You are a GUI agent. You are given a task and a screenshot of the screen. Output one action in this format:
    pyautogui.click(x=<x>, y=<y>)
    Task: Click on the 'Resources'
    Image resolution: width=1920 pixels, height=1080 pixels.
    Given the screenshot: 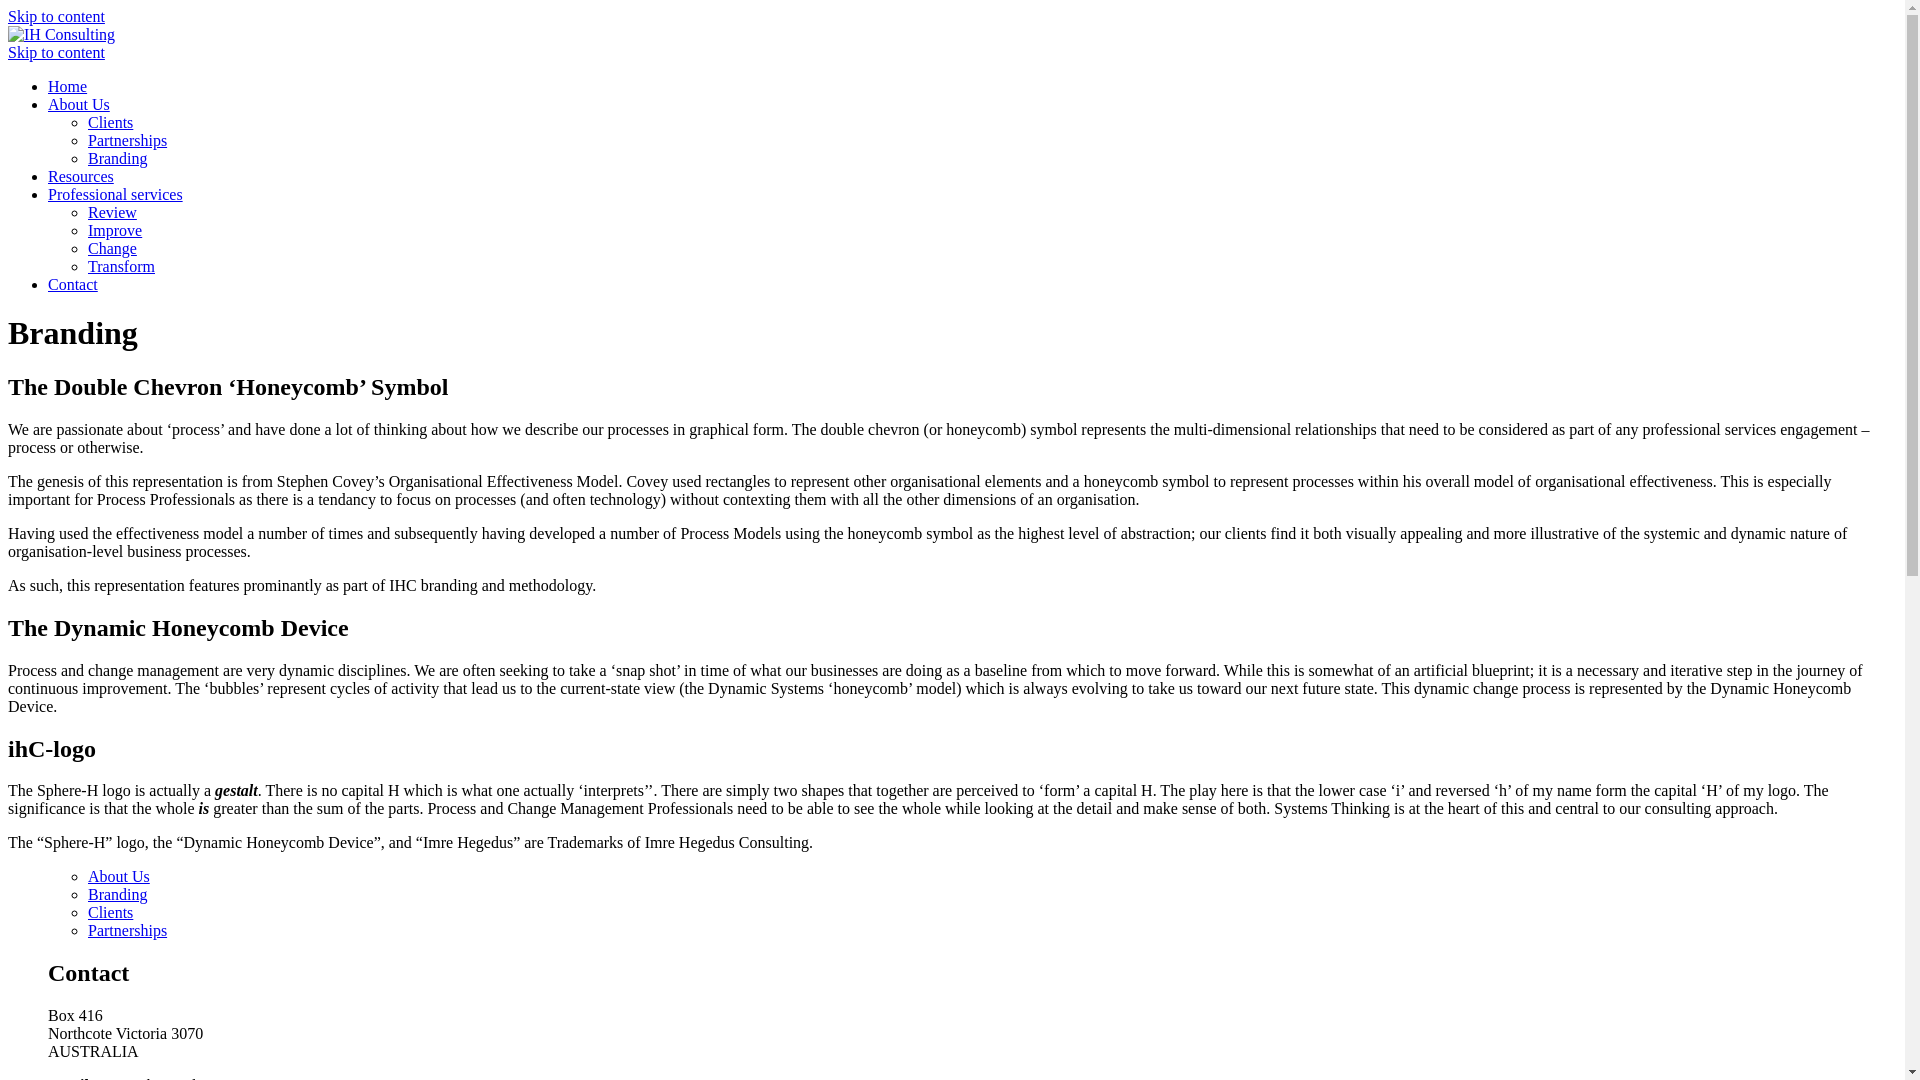 What is the action you would take?
    pyautogui.click(x=48, y=175)
    